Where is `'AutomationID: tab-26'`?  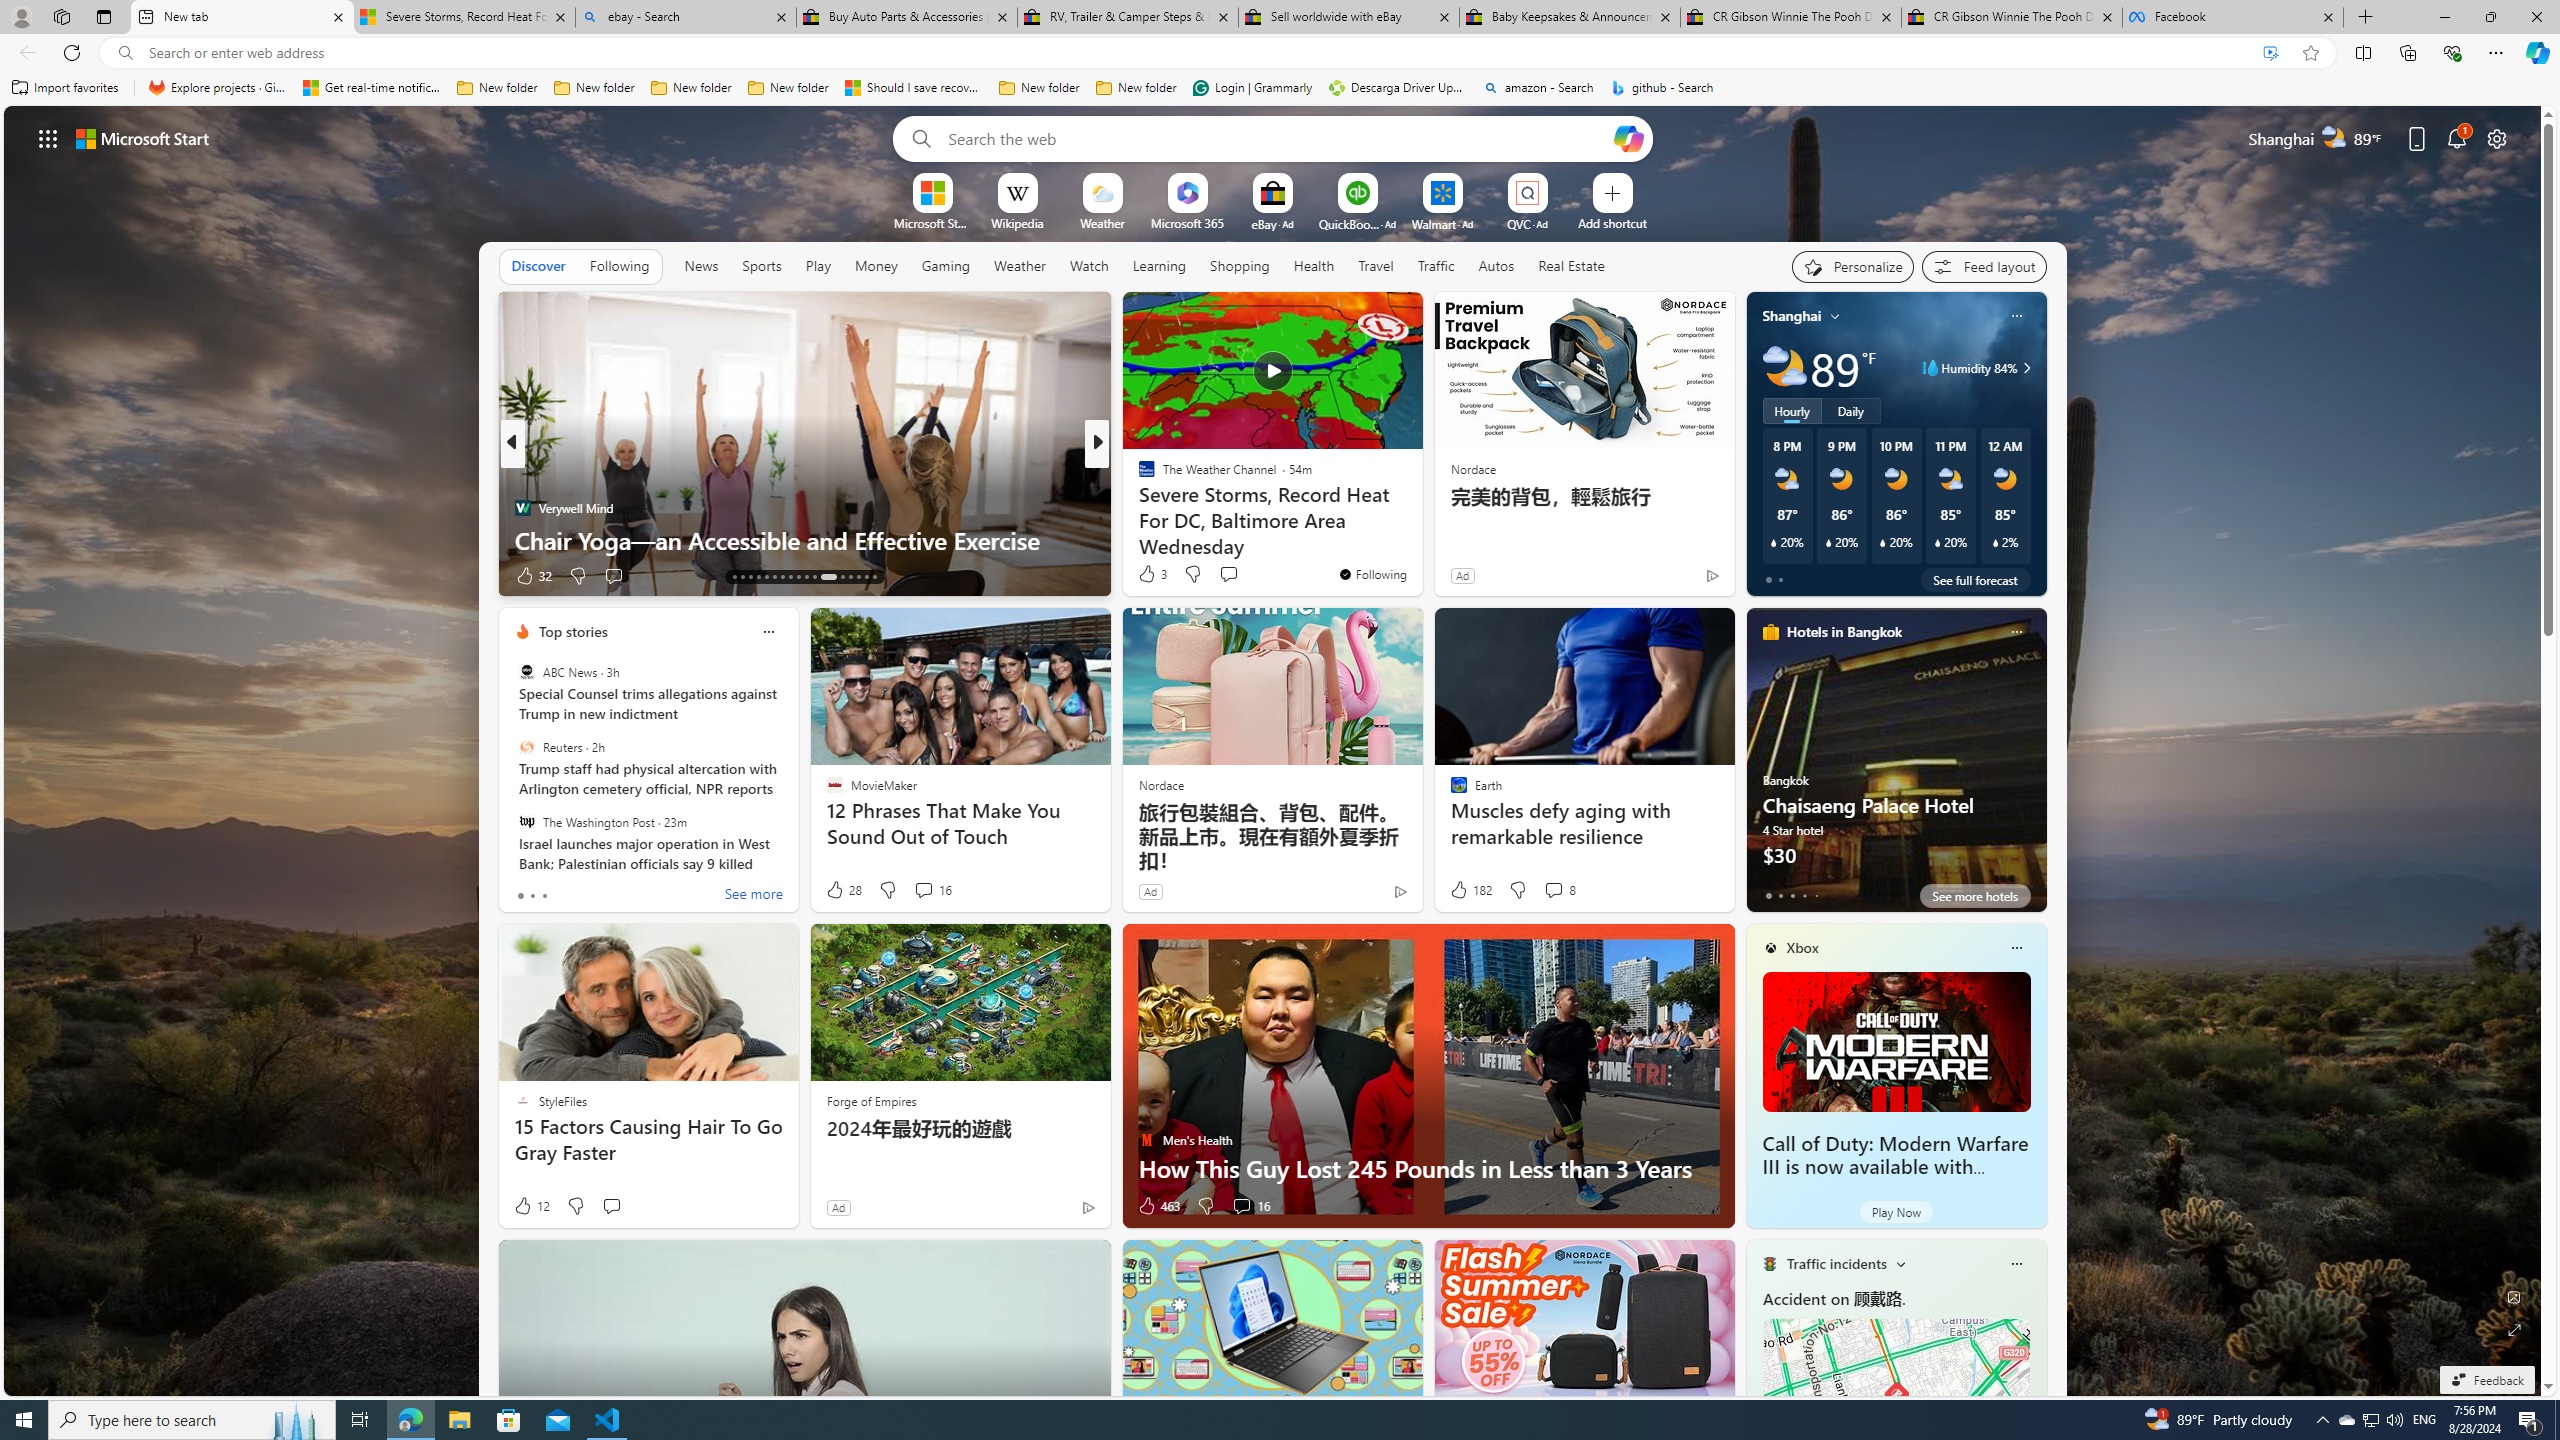
'AutomationID: tab-26' is located at coordinates (848, 577).